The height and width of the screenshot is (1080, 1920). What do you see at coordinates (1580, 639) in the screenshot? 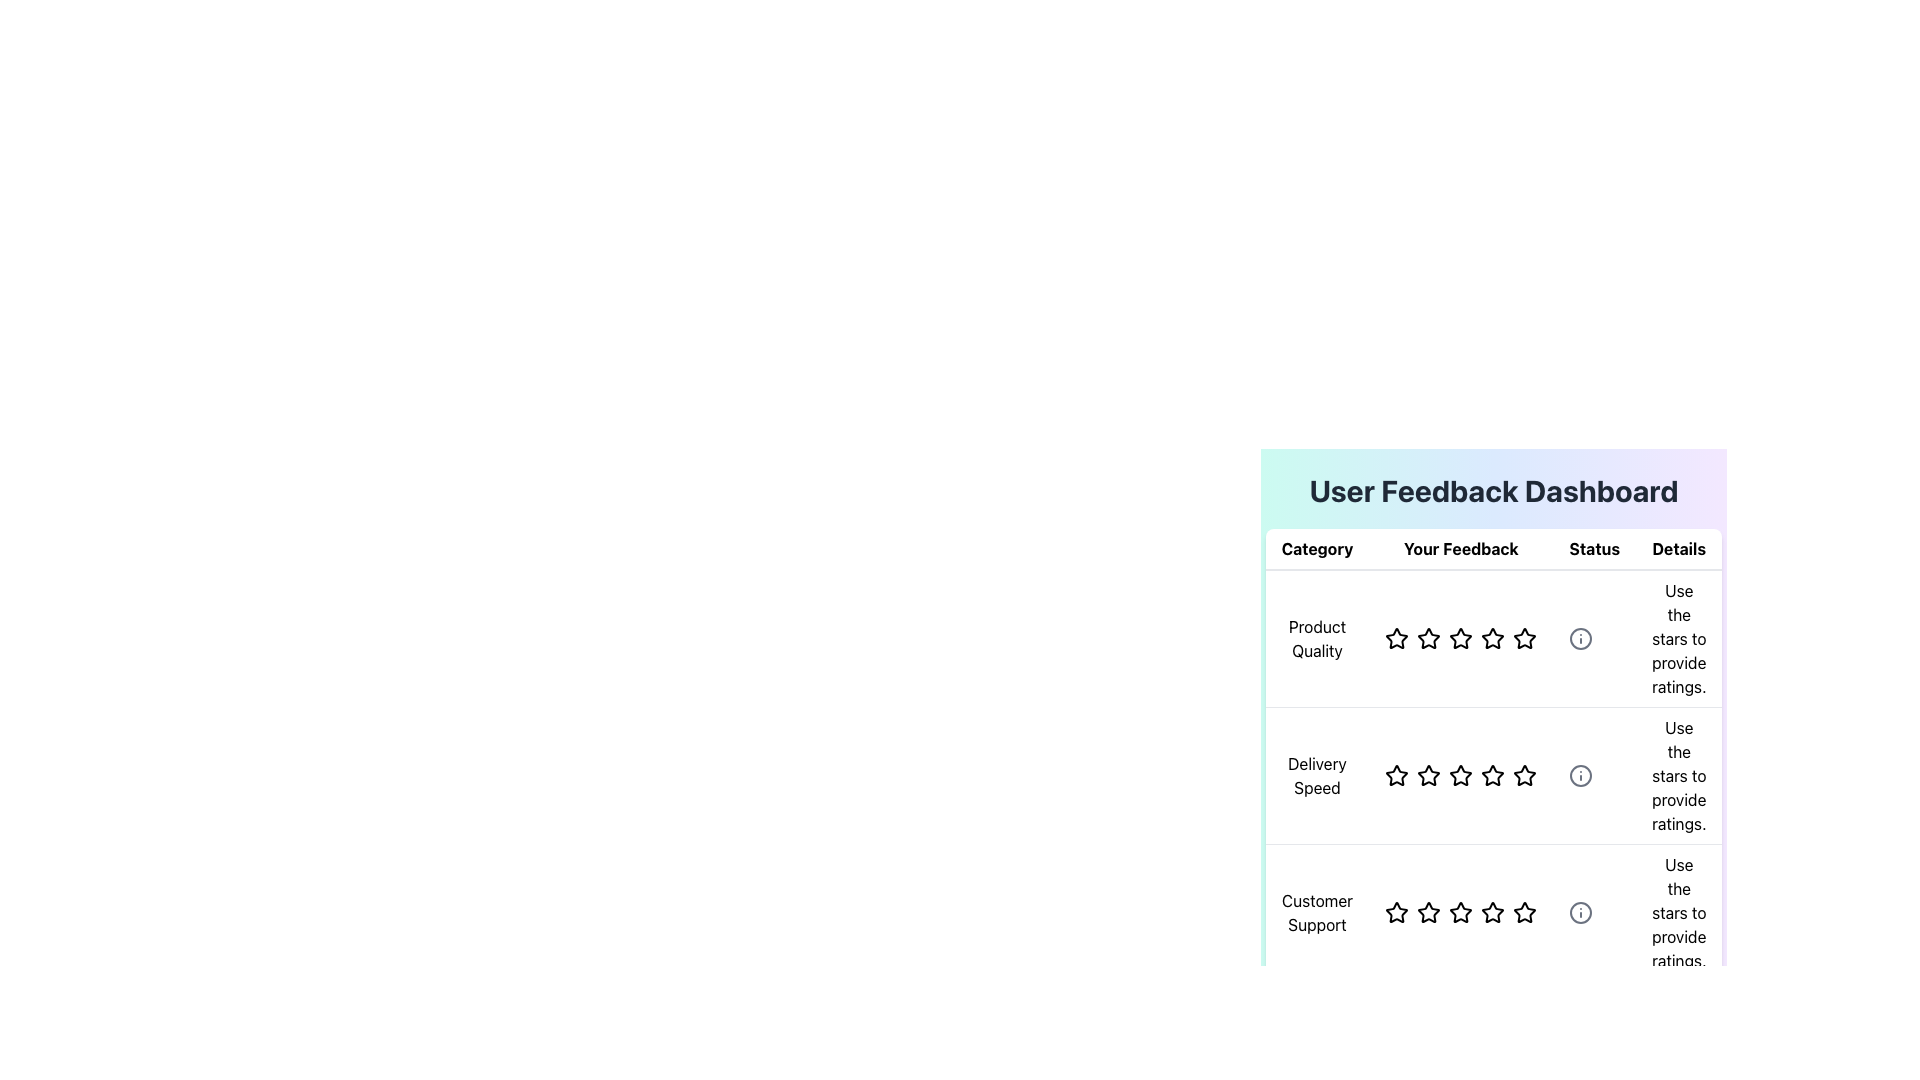
I see `the first 'info' icon under the 'Product Quality' row in the 'Status' column of the user feedback table` at bounding box center [1580, 639].